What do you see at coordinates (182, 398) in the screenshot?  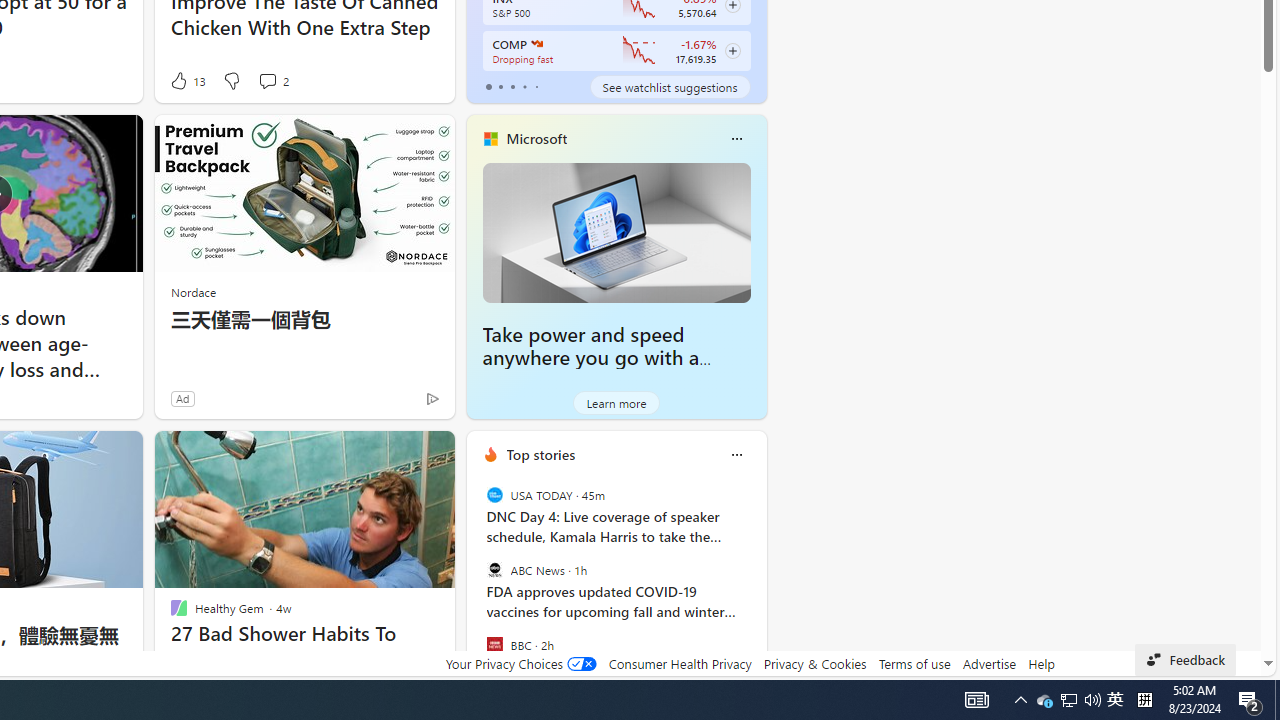 I see `'Ad'` at bounding box center [182, 398].